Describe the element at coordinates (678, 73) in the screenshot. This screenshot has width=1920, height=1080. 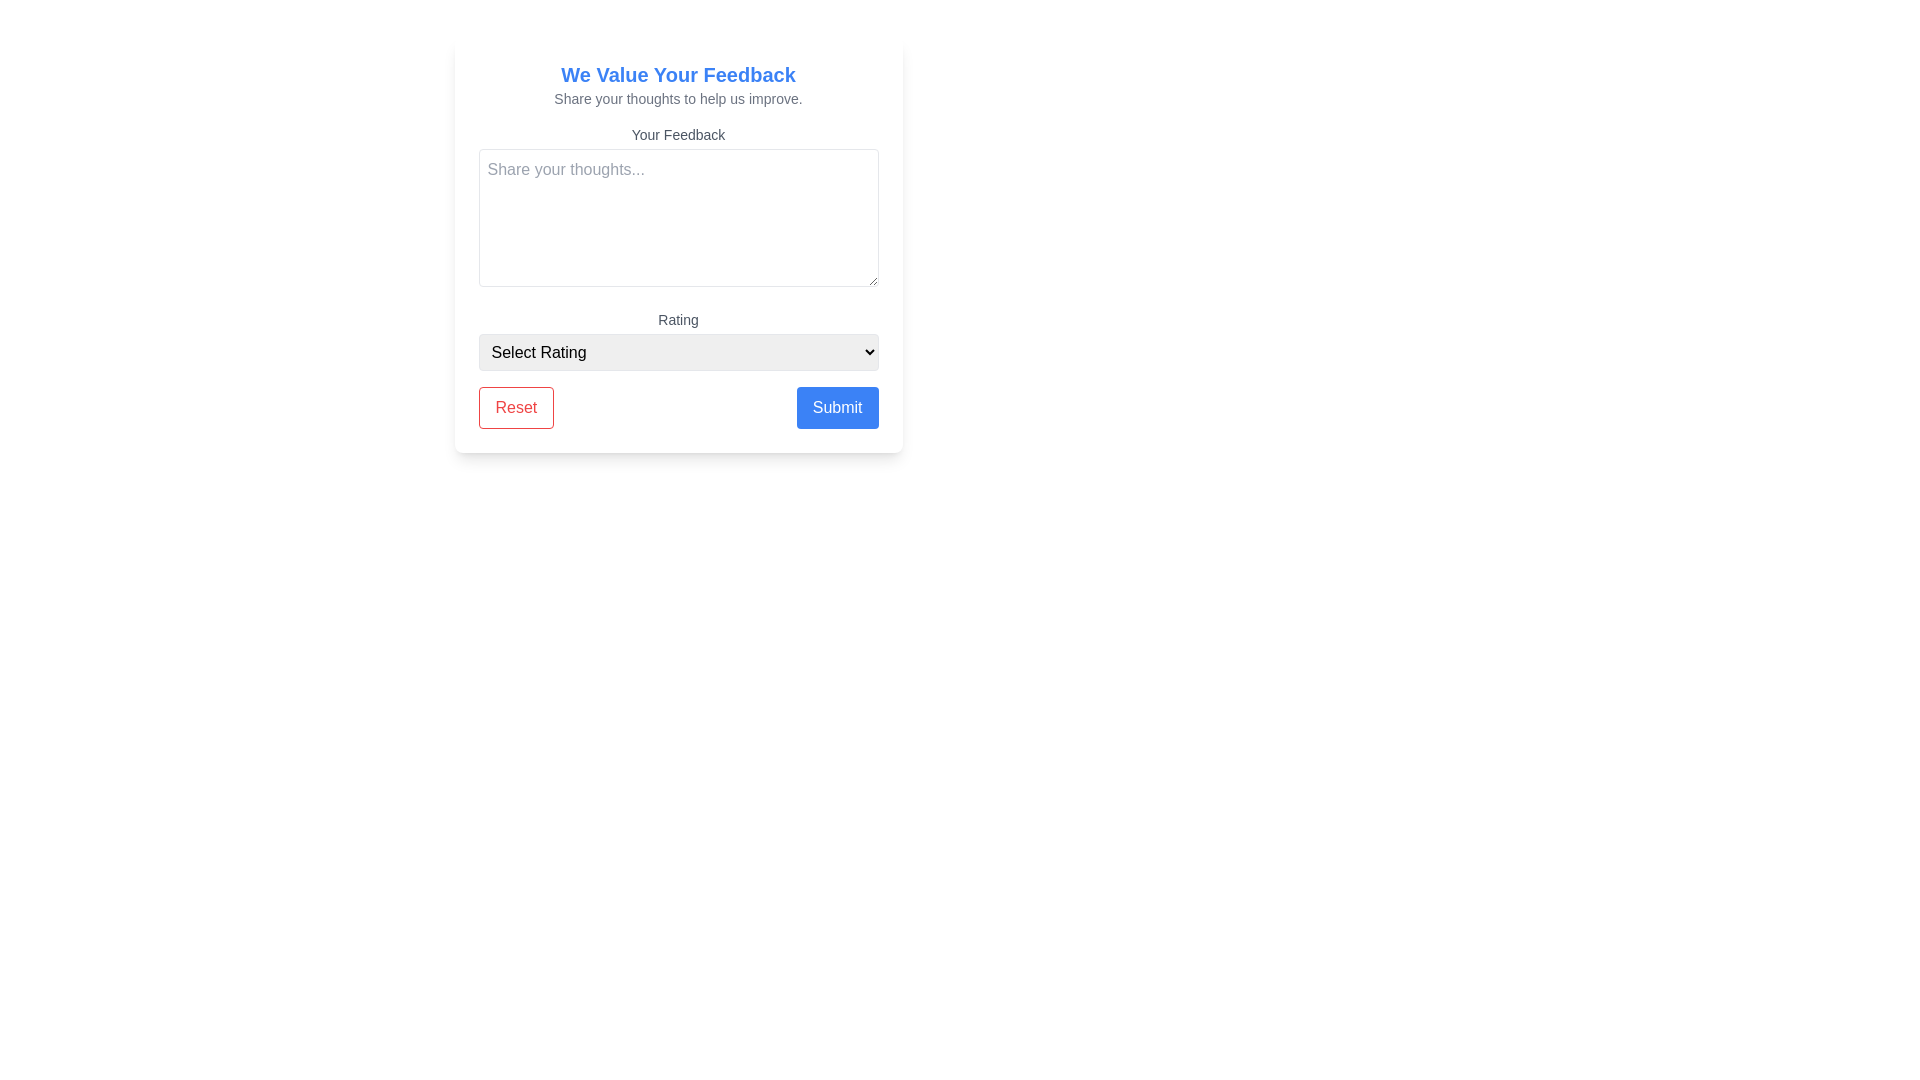
I see `header text that provides a welcoming message in the feedback section, located at the top center of the feedback form` at that location.